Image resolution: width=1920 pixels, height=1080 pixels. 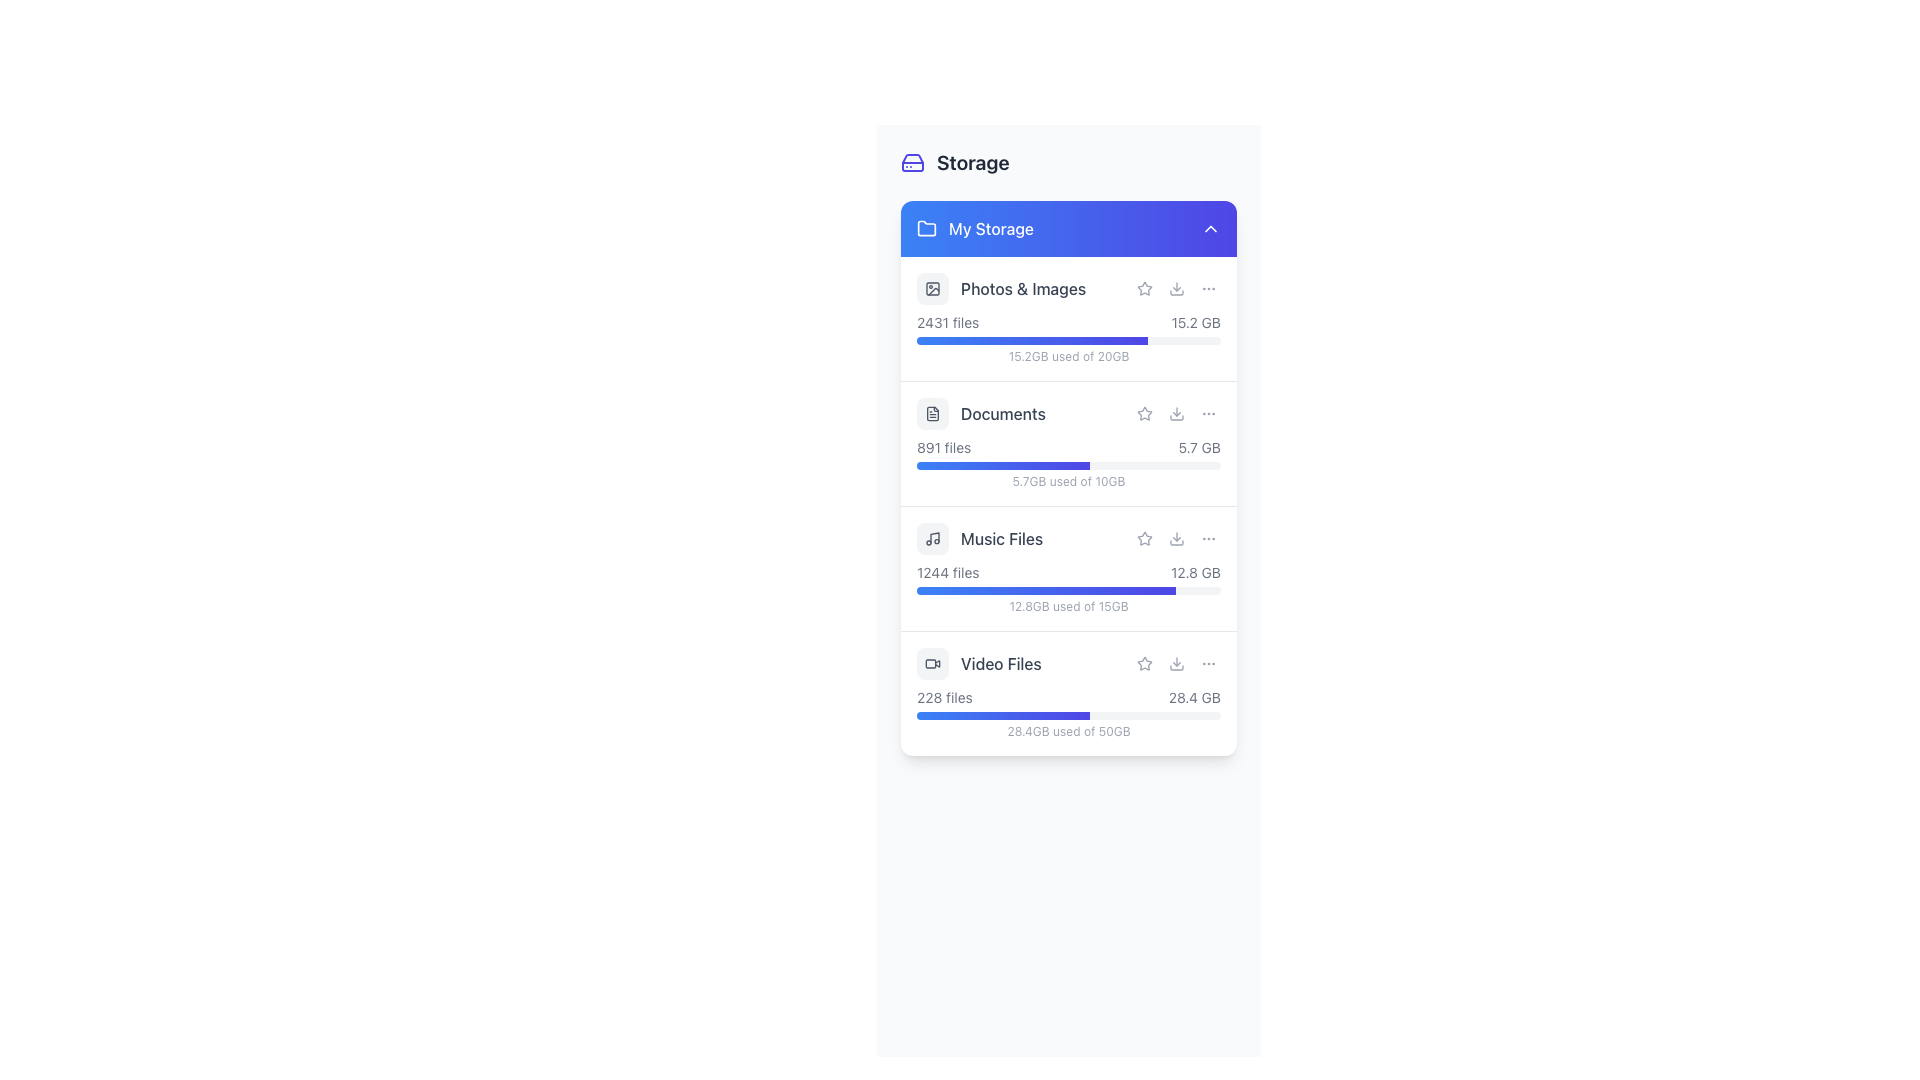 What do you see at coordinates (1176, 412) in the screenshot?
I see `the download icon represented by a downward arrow, located to the far right of the 'Documents' entry in the storage list, to observe its hover effects` at bounding box center [1176, 412].